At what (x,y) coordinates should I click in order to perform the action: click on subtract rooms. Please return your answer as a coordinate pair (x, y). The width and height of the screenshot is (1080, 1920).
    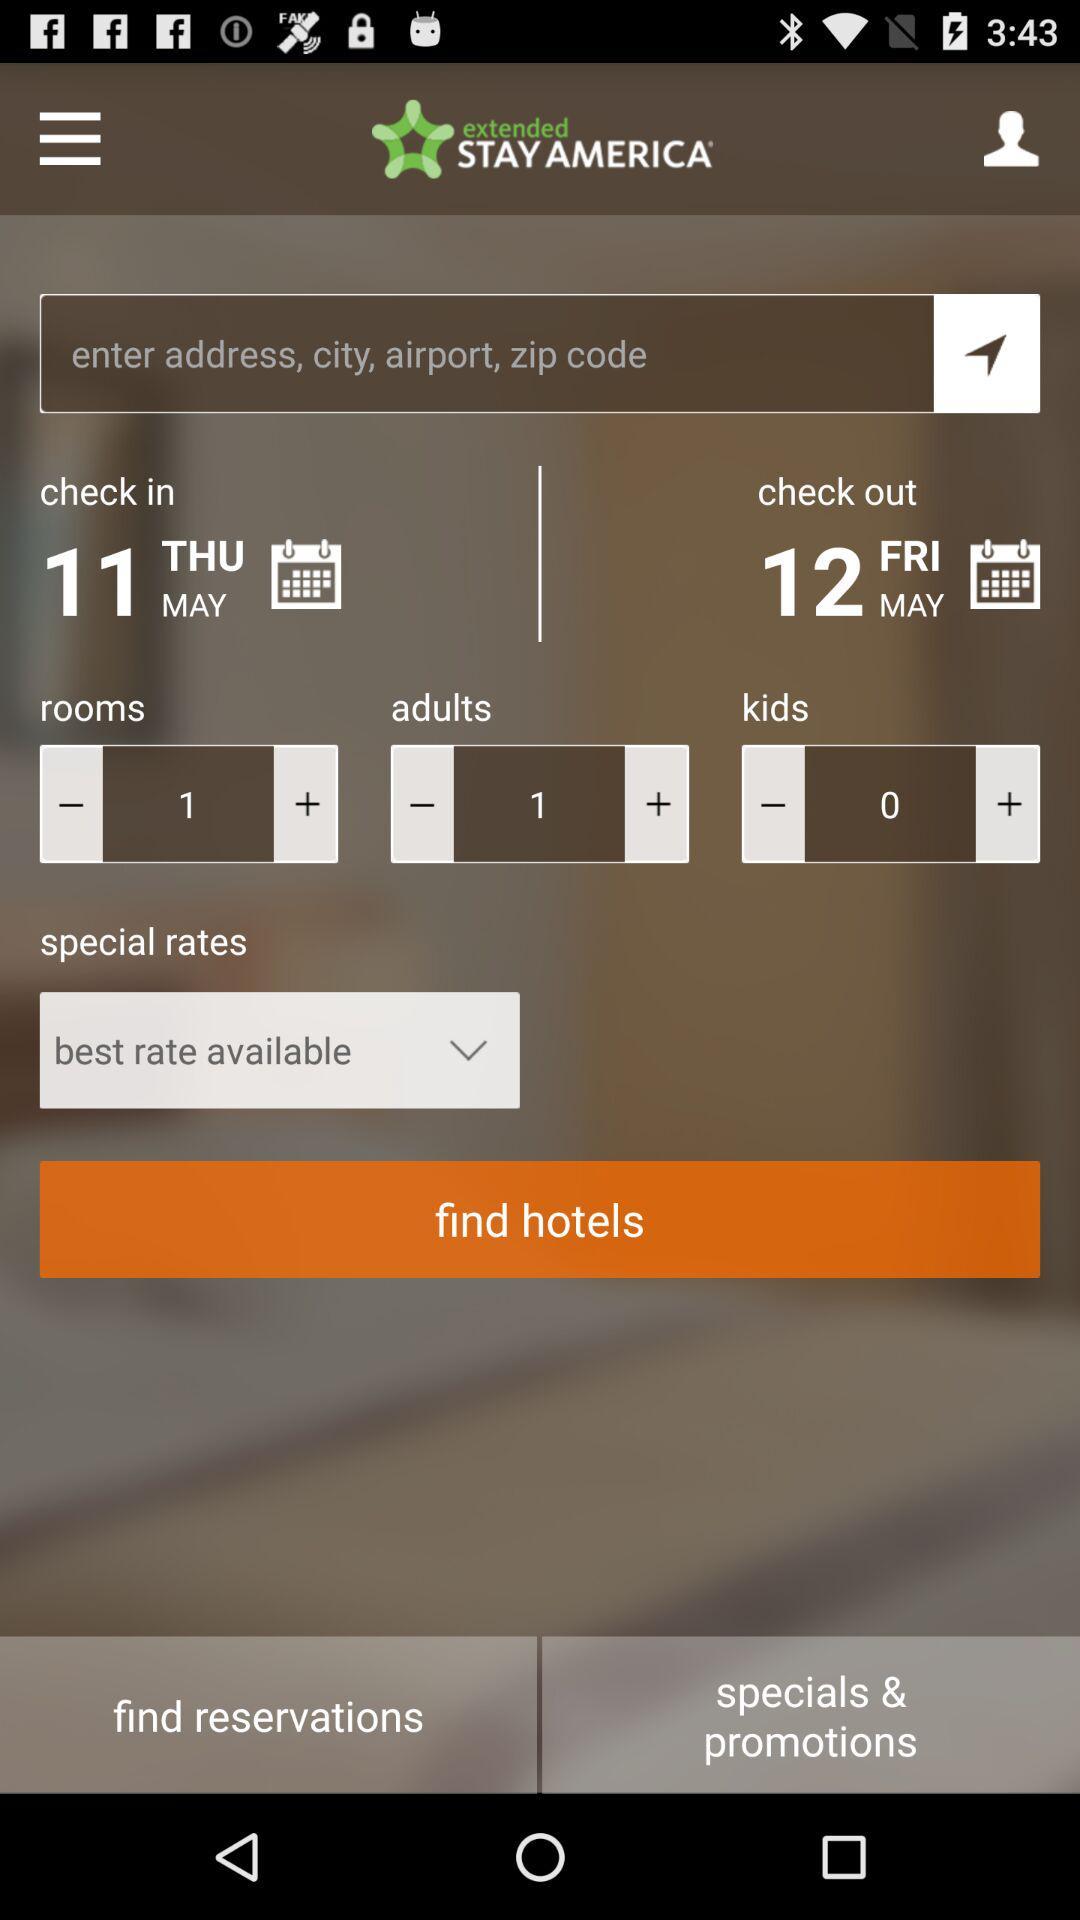
    Looking at the image, I should click on (70, 803).